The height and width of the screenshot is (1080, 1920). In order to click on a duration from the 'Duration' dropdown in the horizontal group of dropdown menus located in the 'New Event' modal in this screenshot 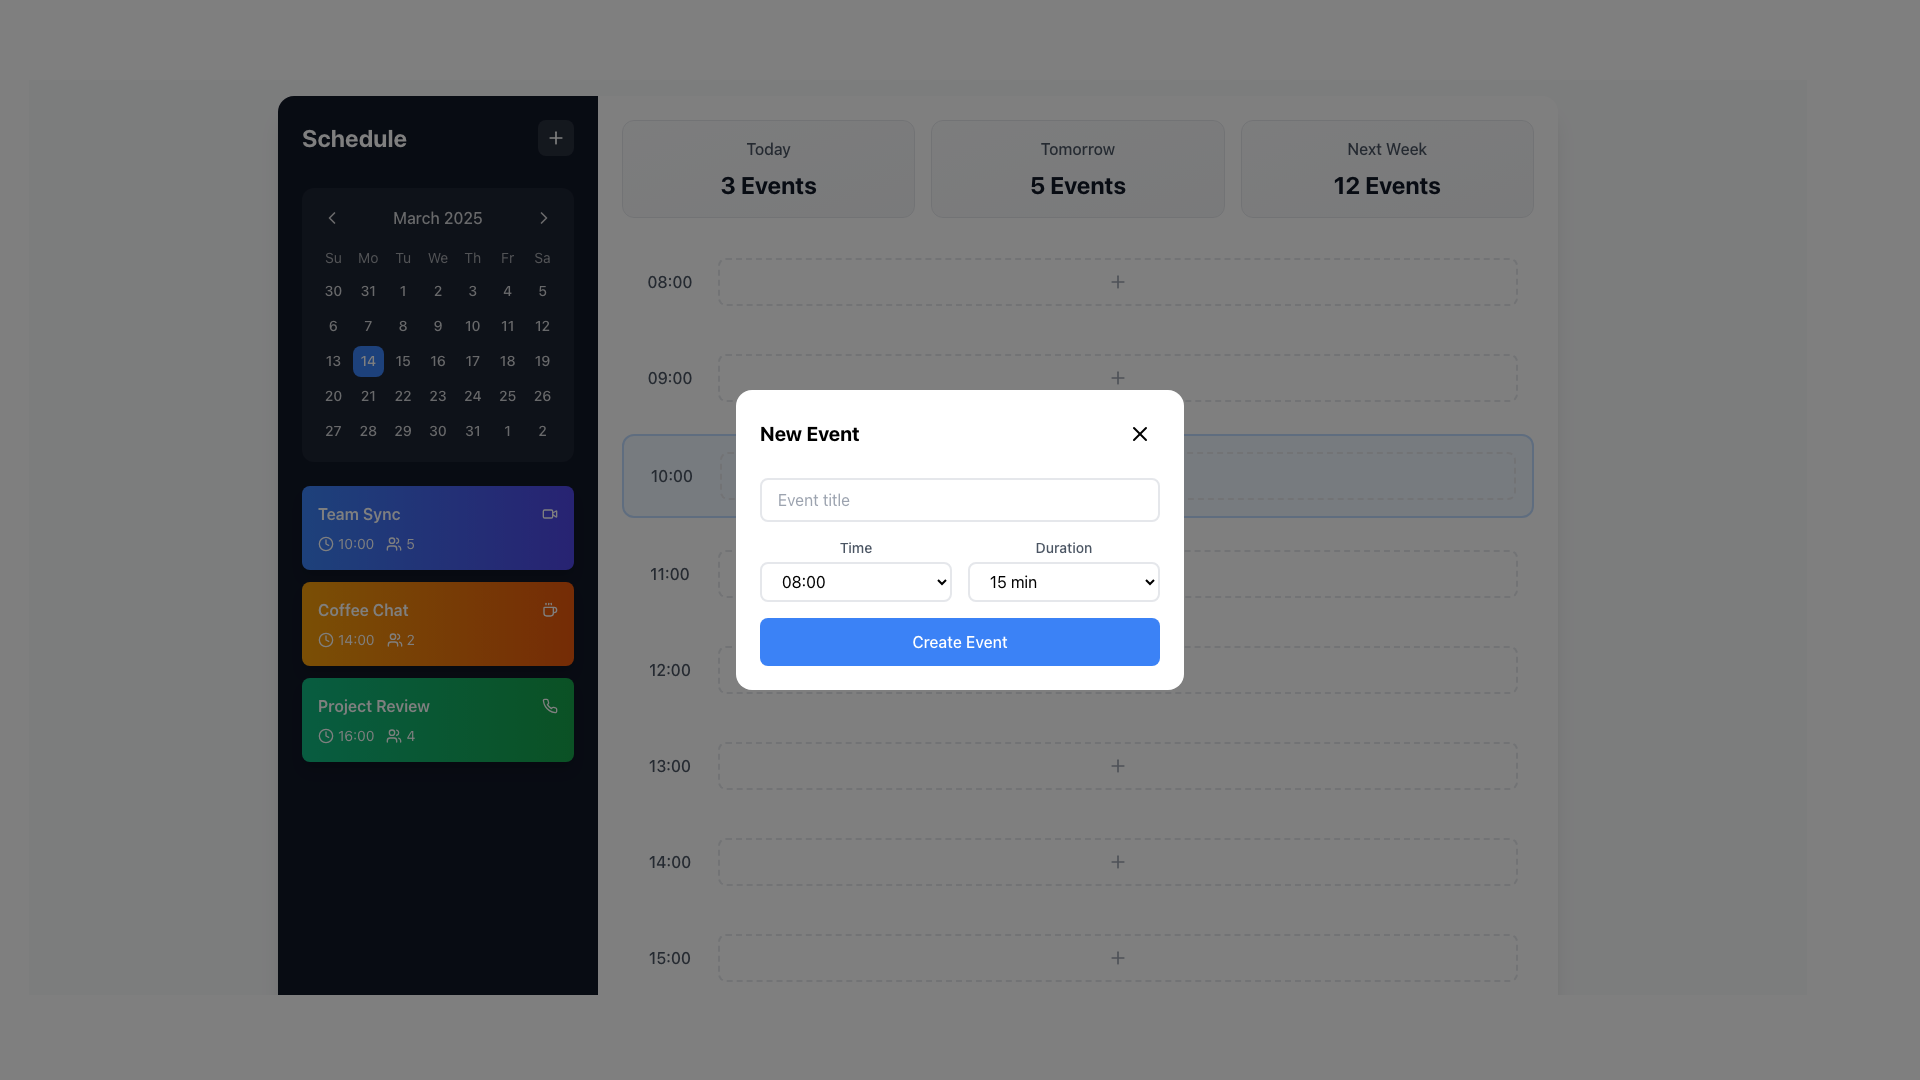, I will do `click(960, 570)`.